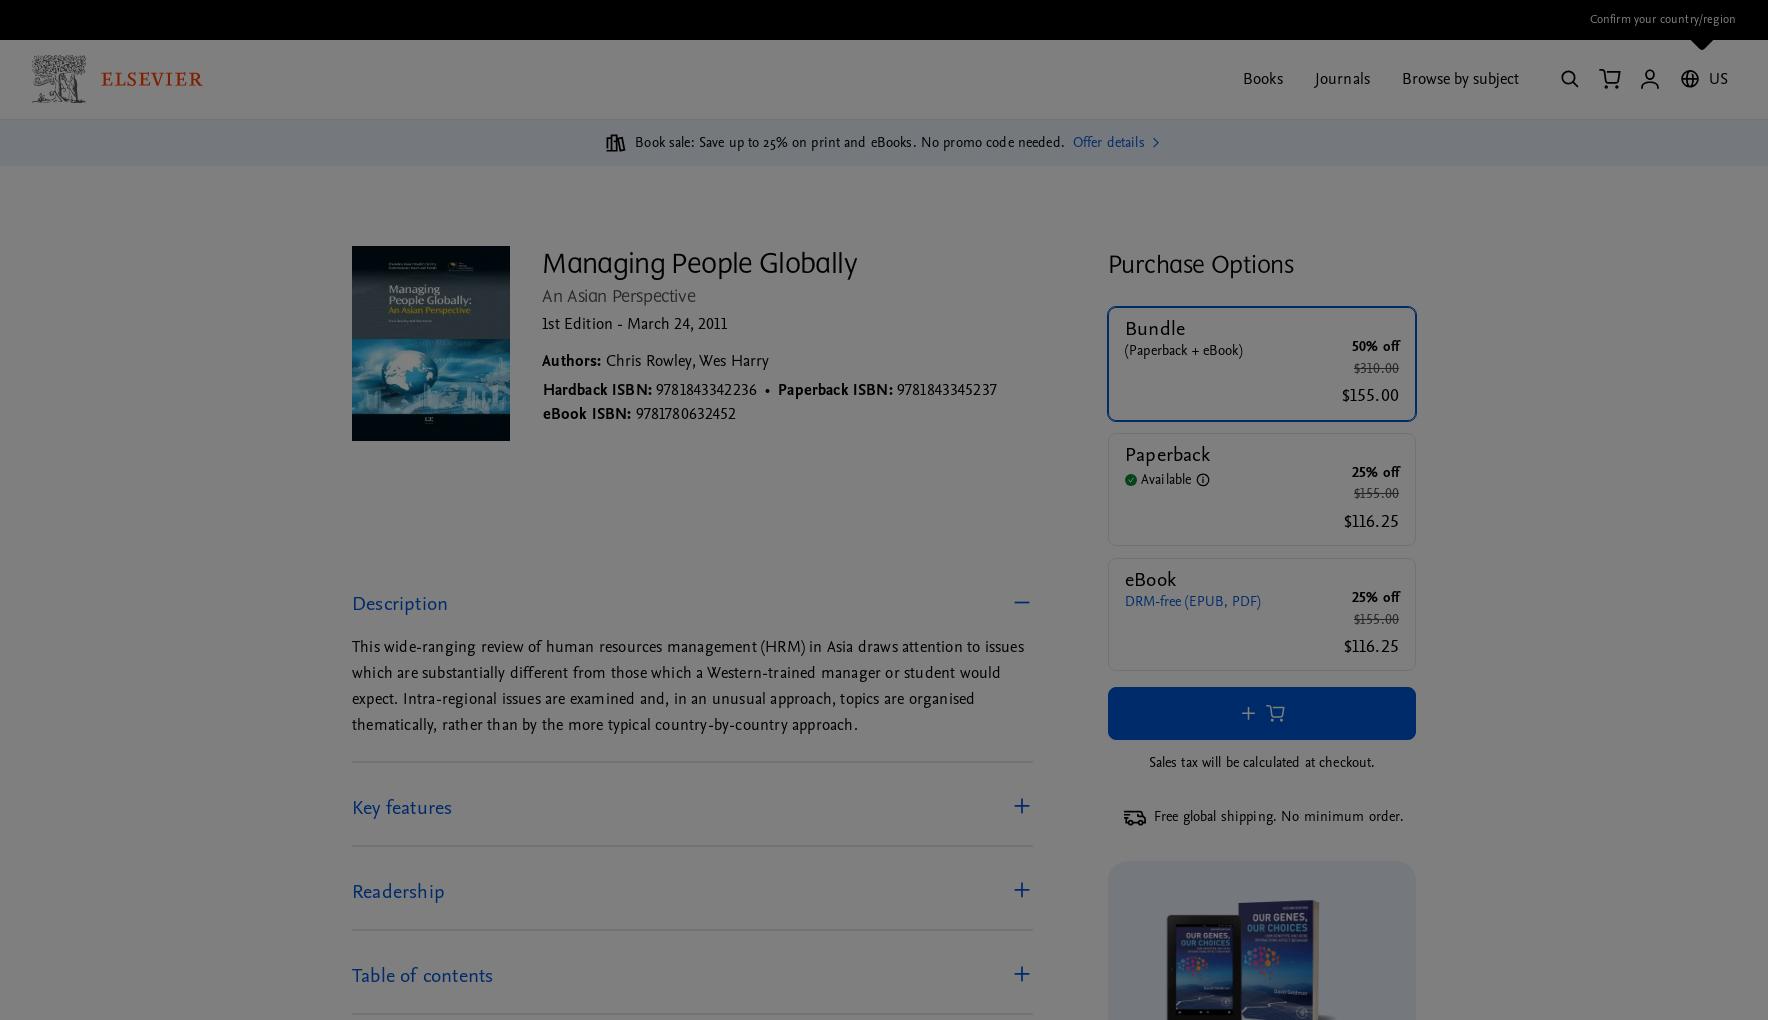  What do you see at coordinates (549, 323) in the screenshot?
I see `'1st'` at bounding box center [549, 323].